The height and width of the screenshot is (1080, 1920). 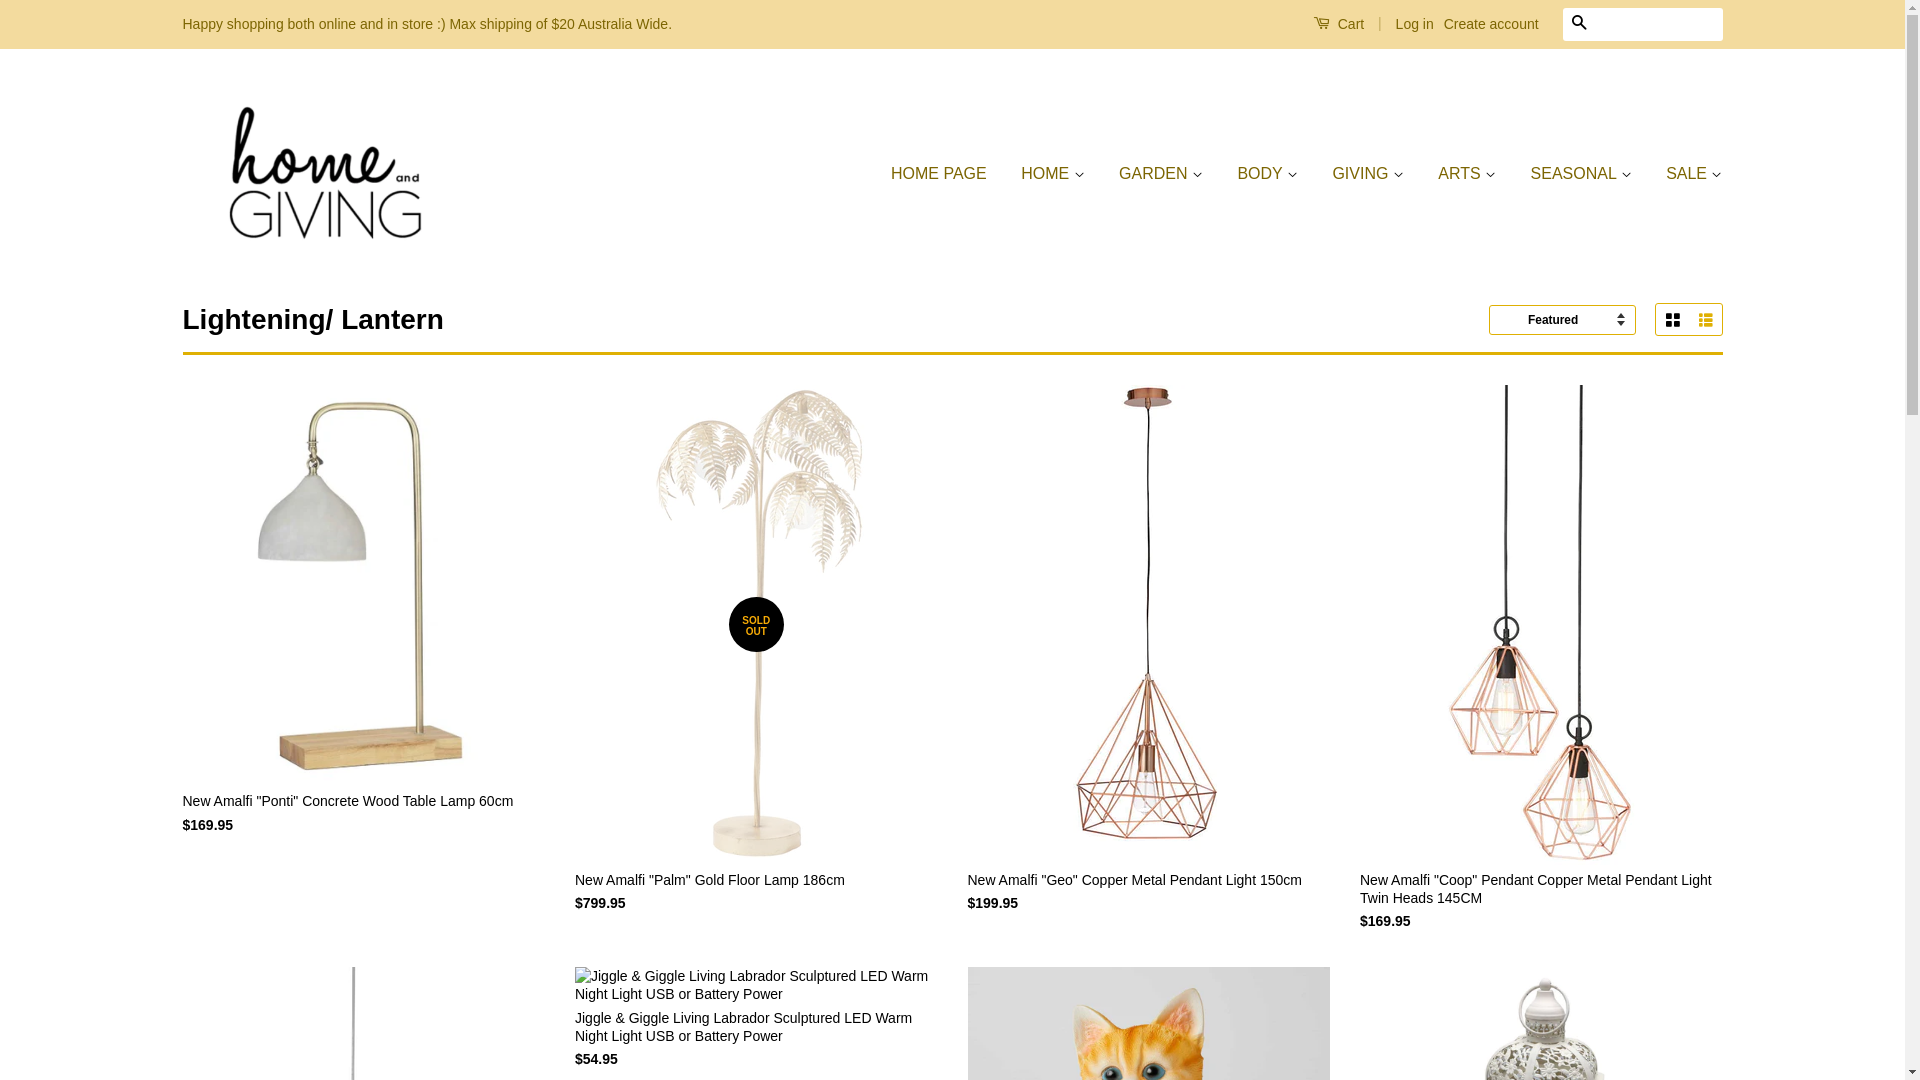 I want to click on 'List View', so click(x=1687, y=319).